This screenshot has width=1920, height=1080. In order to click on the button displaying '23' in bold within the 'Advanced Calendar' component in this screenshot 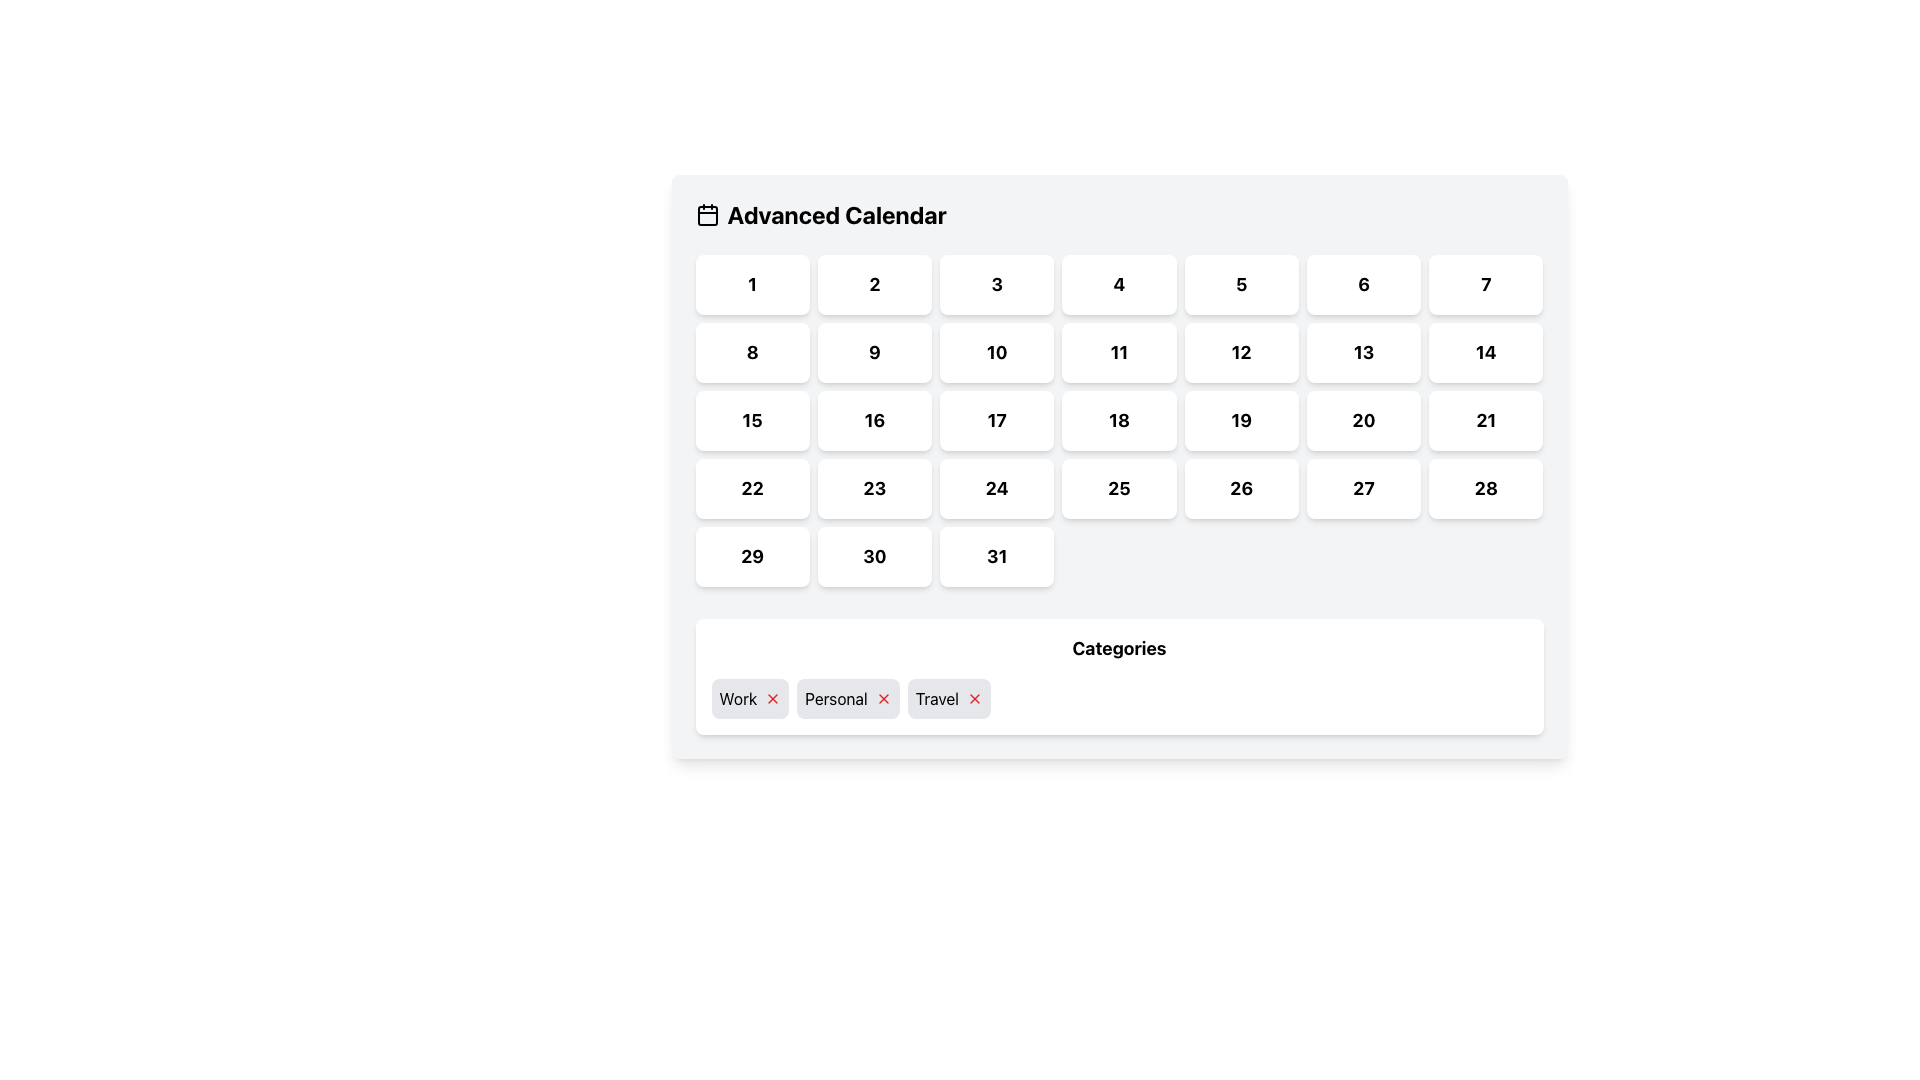, I will do `click(874, 489)`.